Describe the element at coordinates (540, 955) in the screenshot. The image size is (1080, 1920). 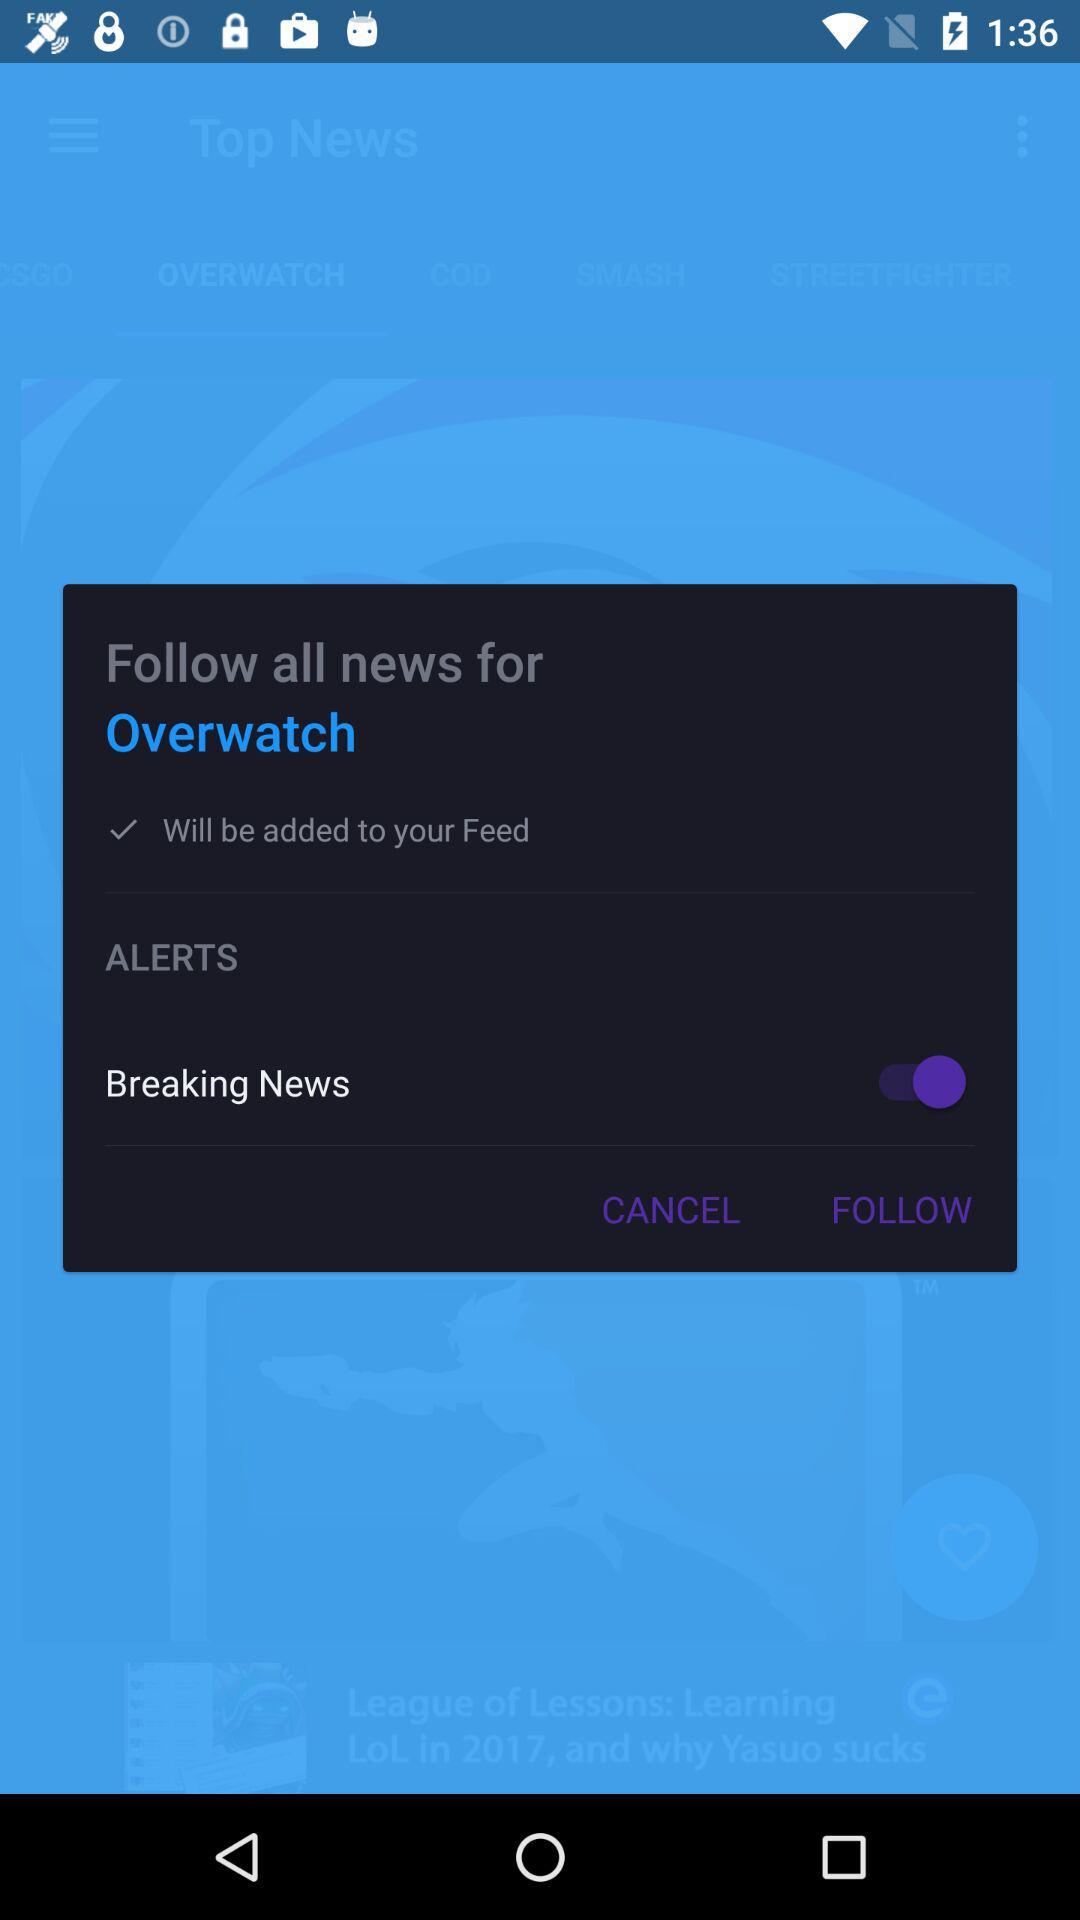
I see `alerts icon` at that location.